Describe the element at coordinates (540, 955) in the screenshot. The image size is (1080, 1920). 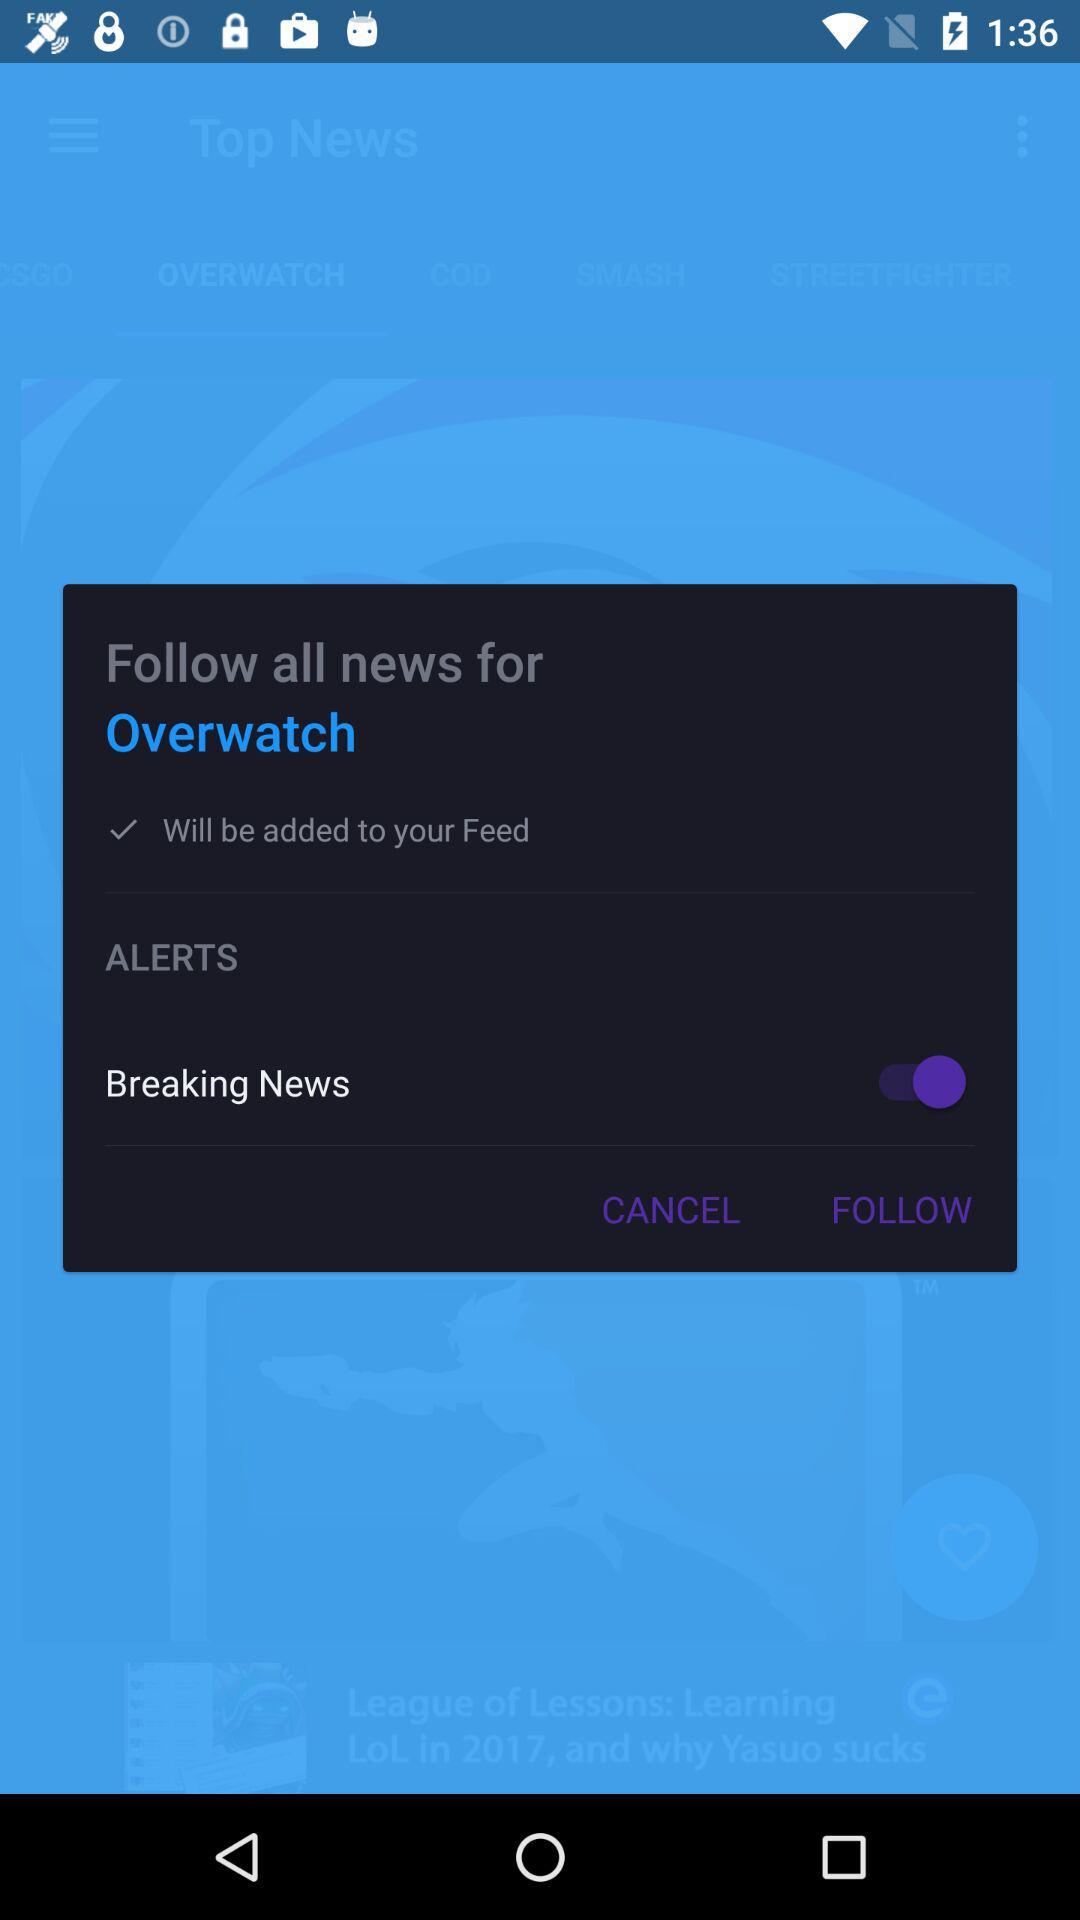
I see `alerts icon` at that location.